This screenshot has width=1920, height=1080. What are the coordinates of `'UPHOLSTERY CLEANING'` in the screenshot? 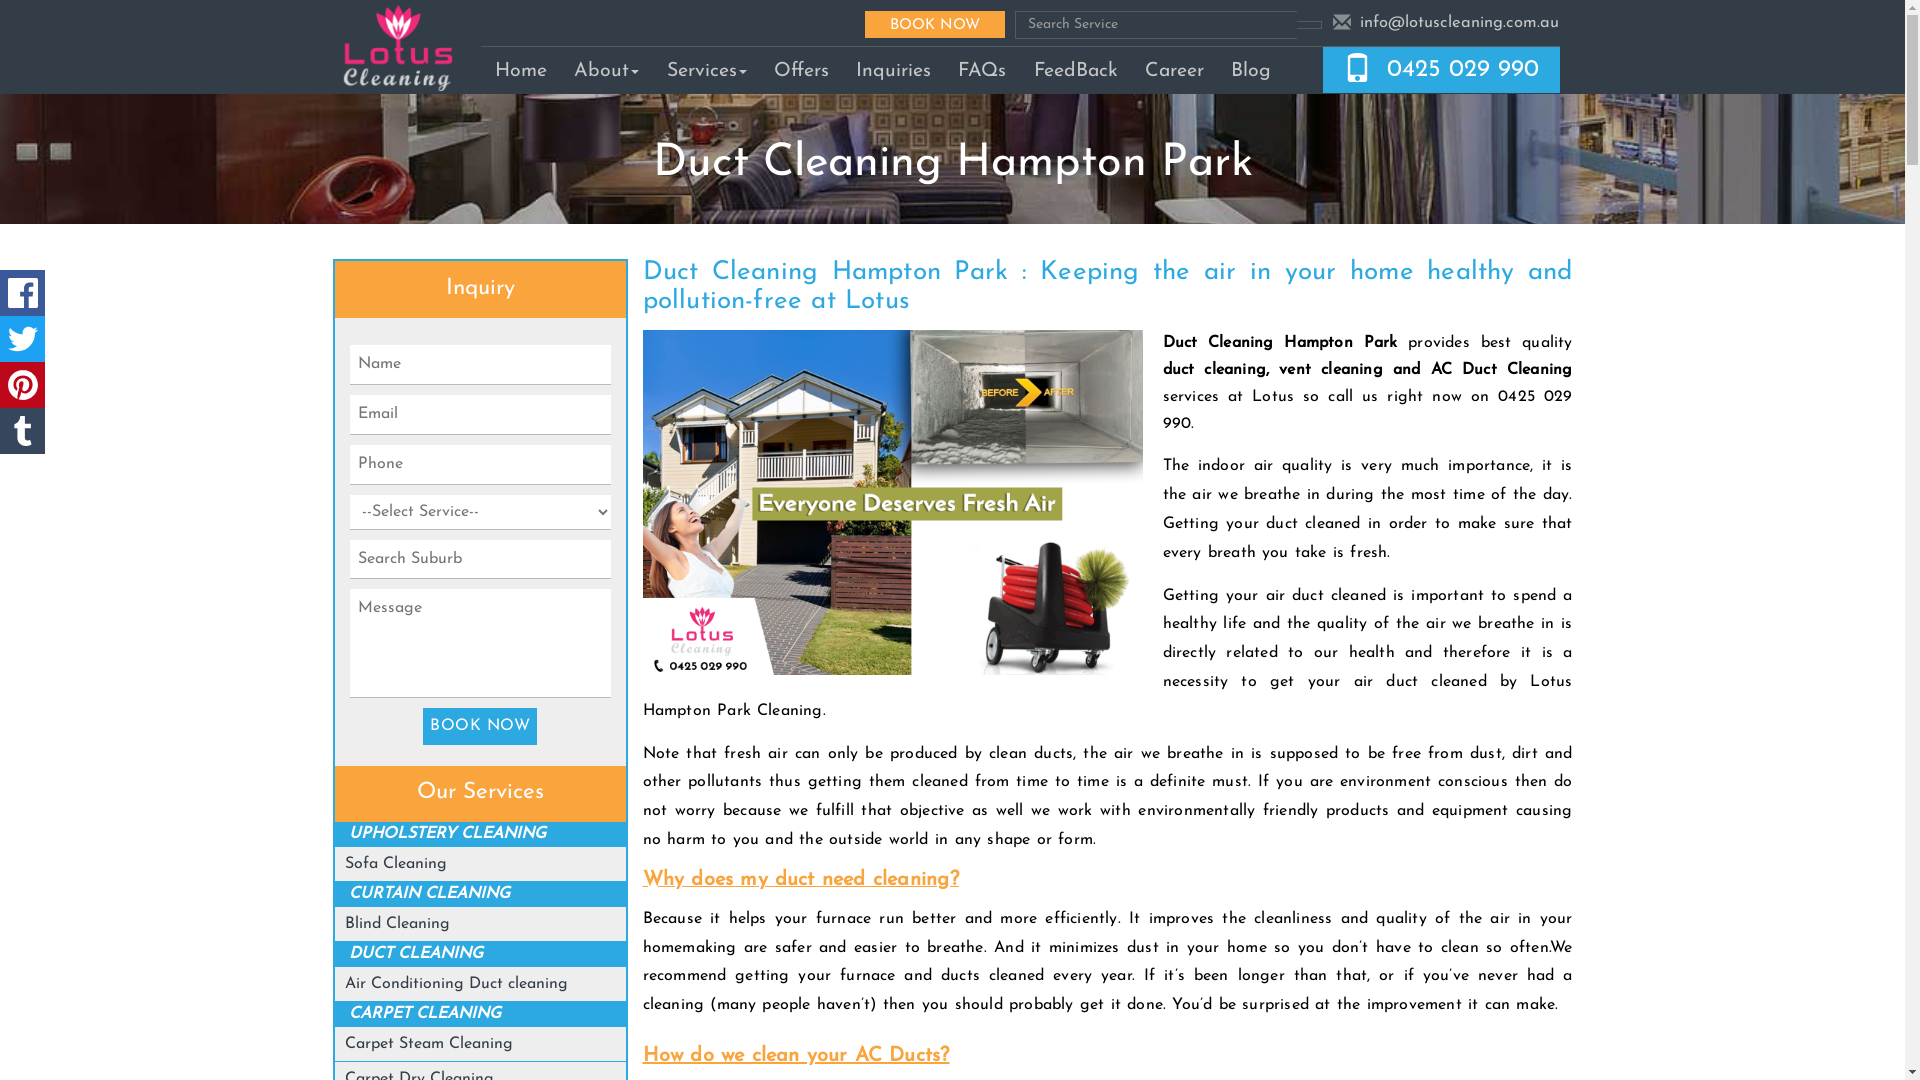 It's located at (446, 833).